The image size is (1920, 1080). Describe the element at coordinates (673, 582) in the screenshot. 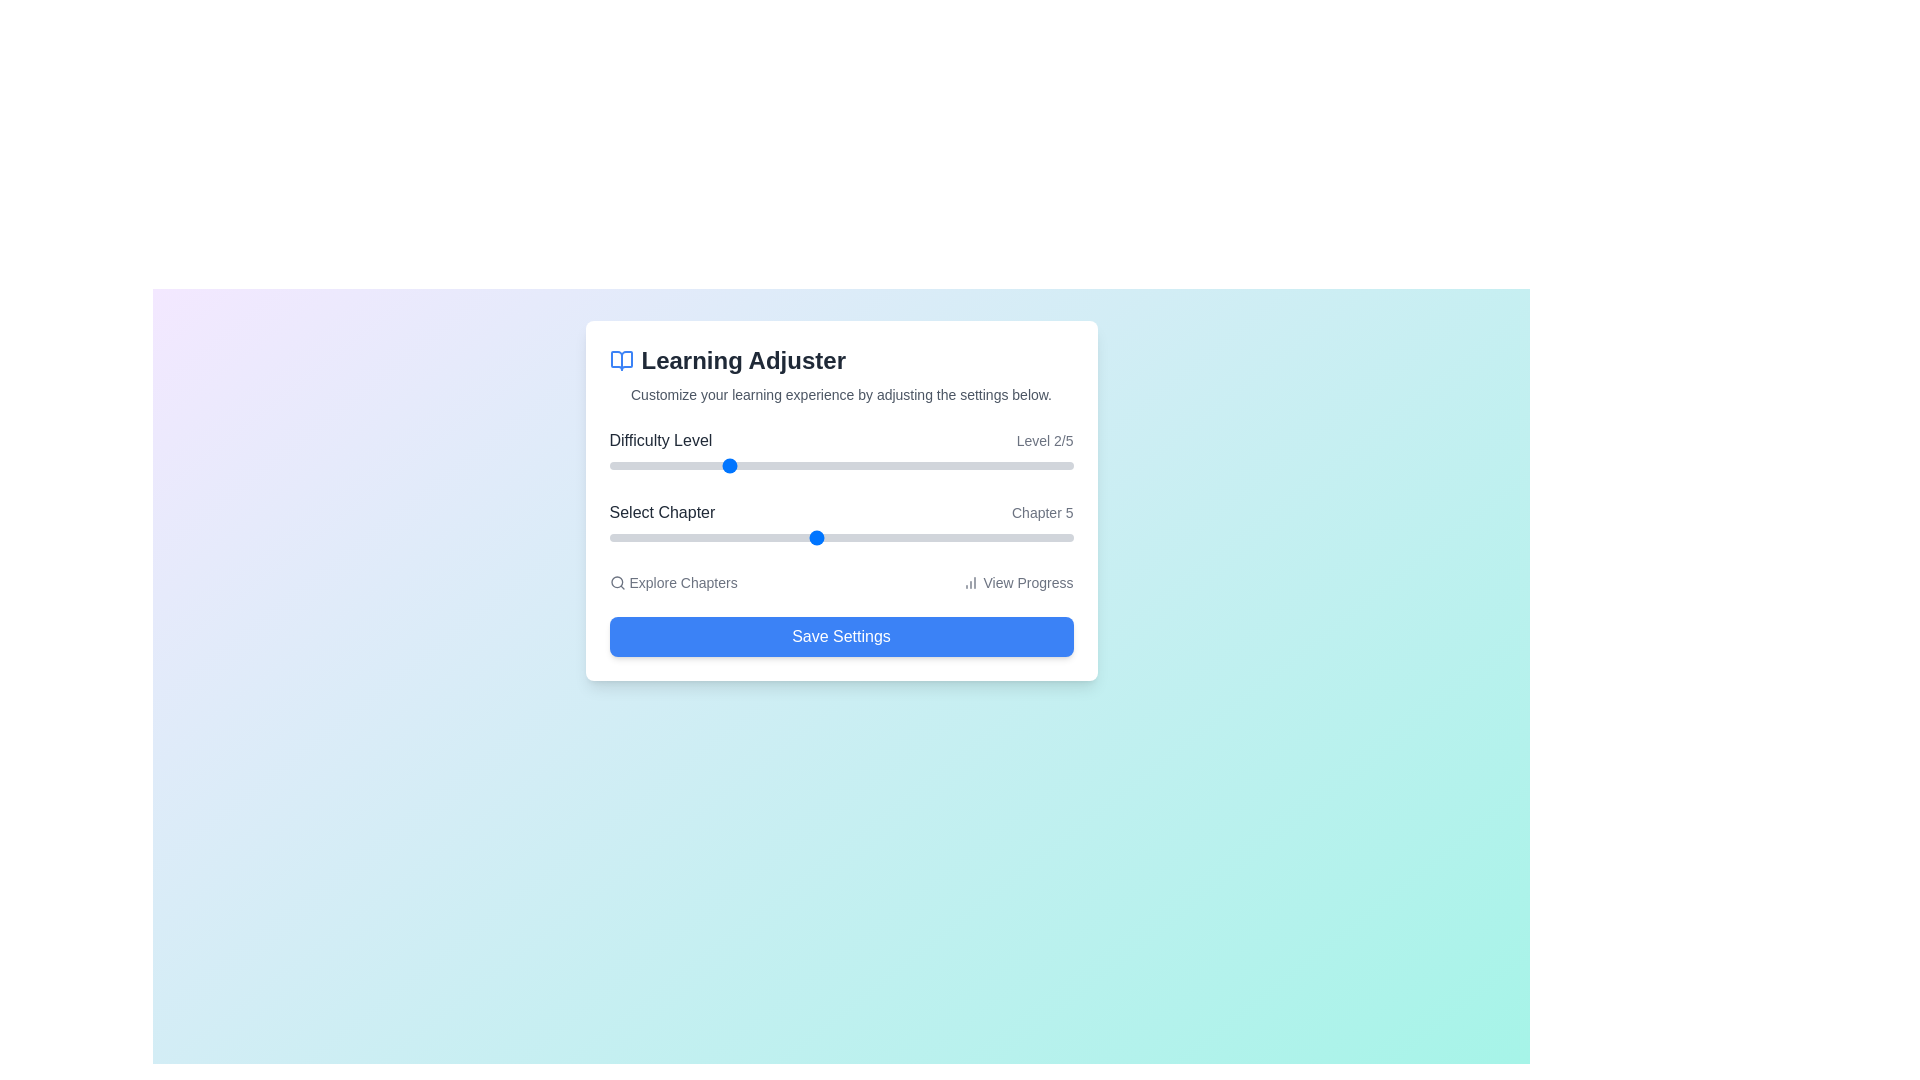

I see `the 'Explore Chapters' text label with the magnifying glass icon, which is the first element in the lower part of the interface` at that location.